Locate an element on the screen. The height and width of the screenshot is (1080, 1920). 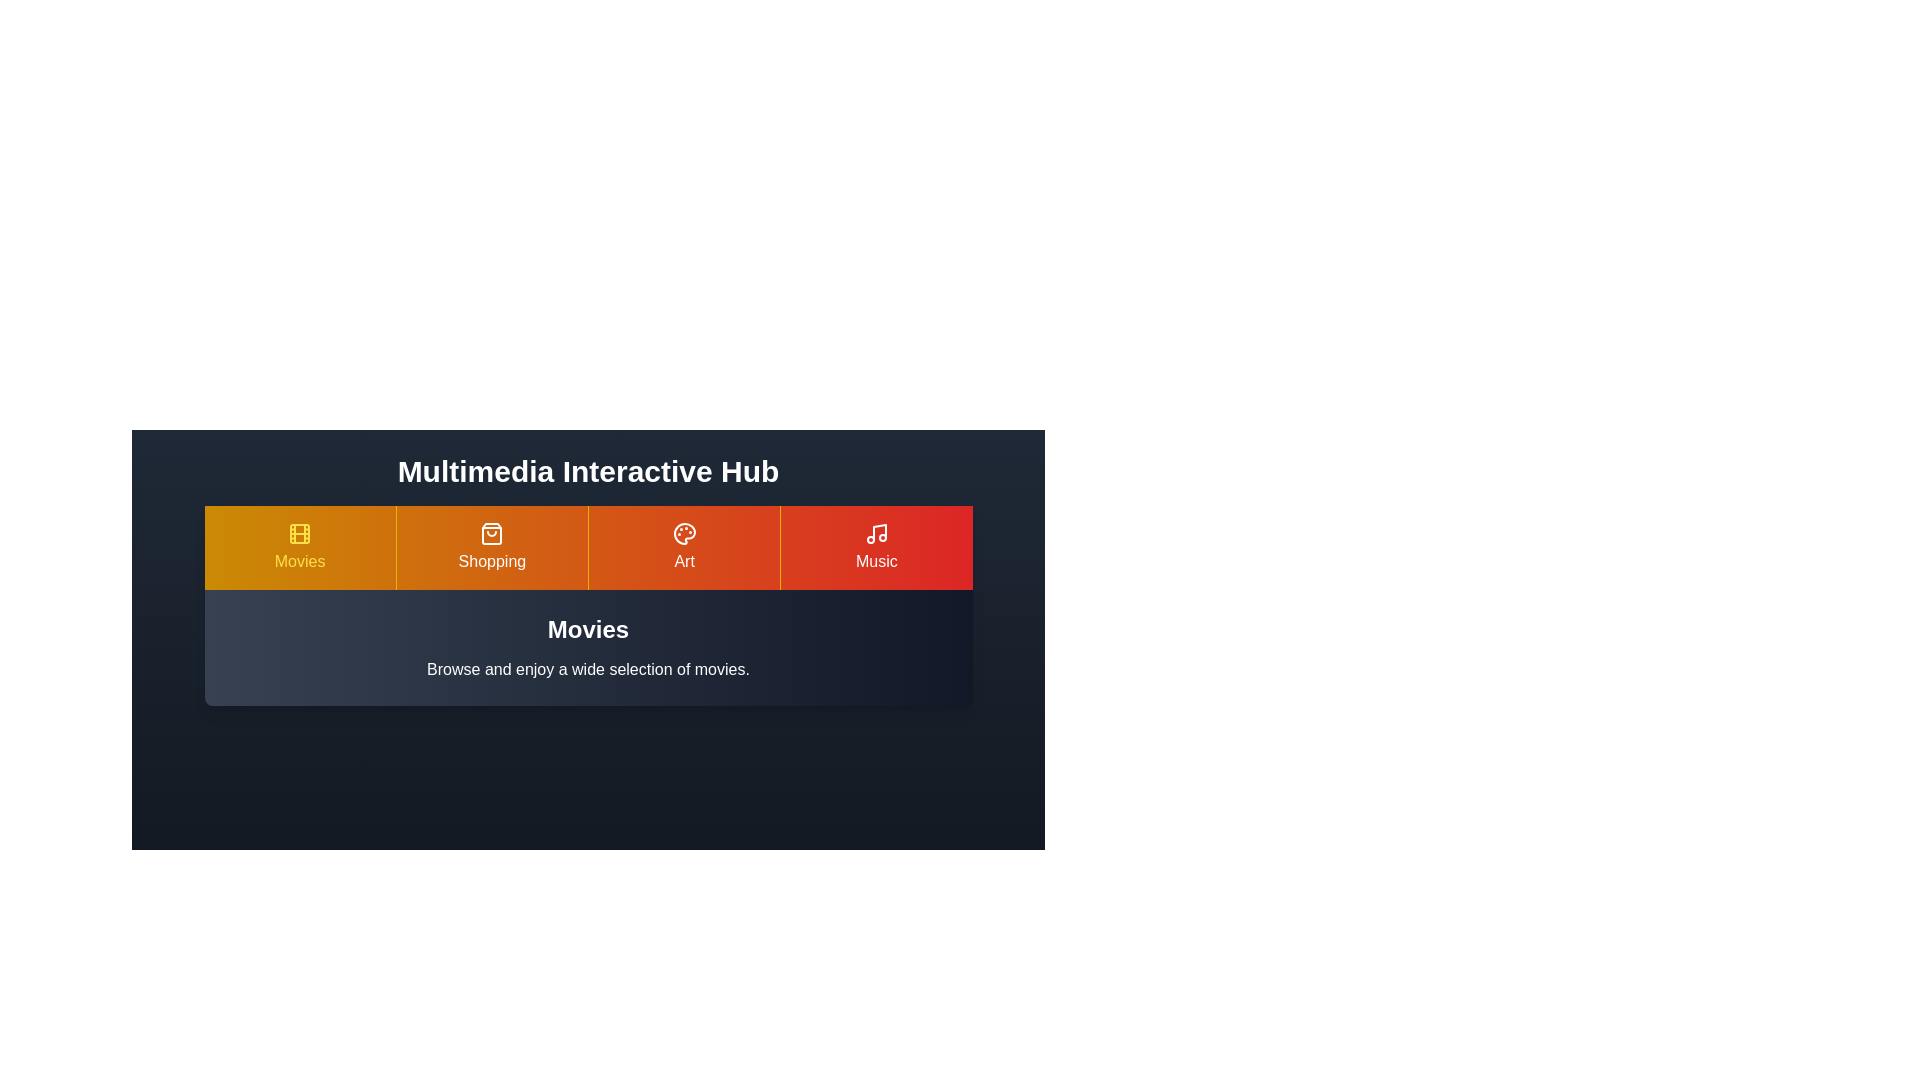
the Shopping tab to explore its content is located at coordinates (490, 547).